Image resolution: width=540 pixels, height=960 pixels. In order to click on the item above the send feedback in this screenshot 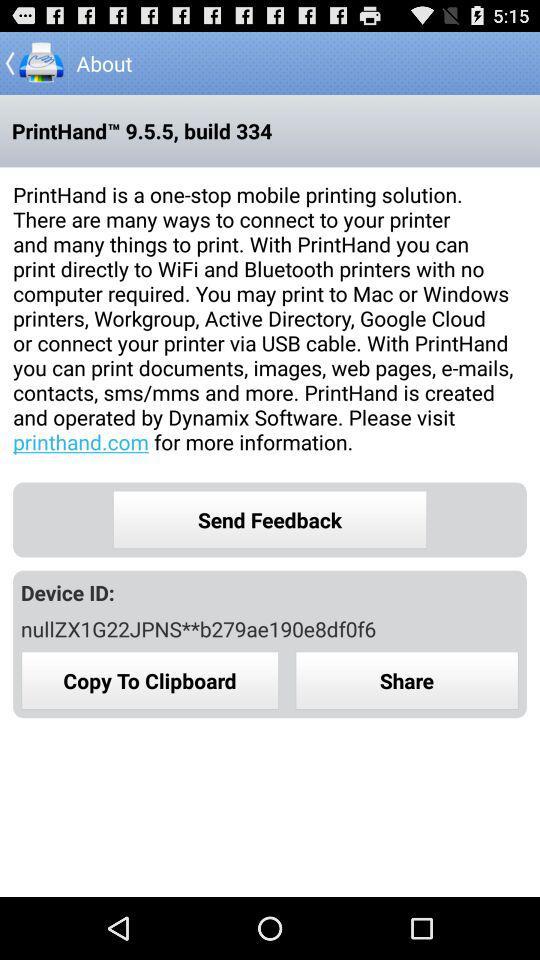, I will do `click(270, 317)`.